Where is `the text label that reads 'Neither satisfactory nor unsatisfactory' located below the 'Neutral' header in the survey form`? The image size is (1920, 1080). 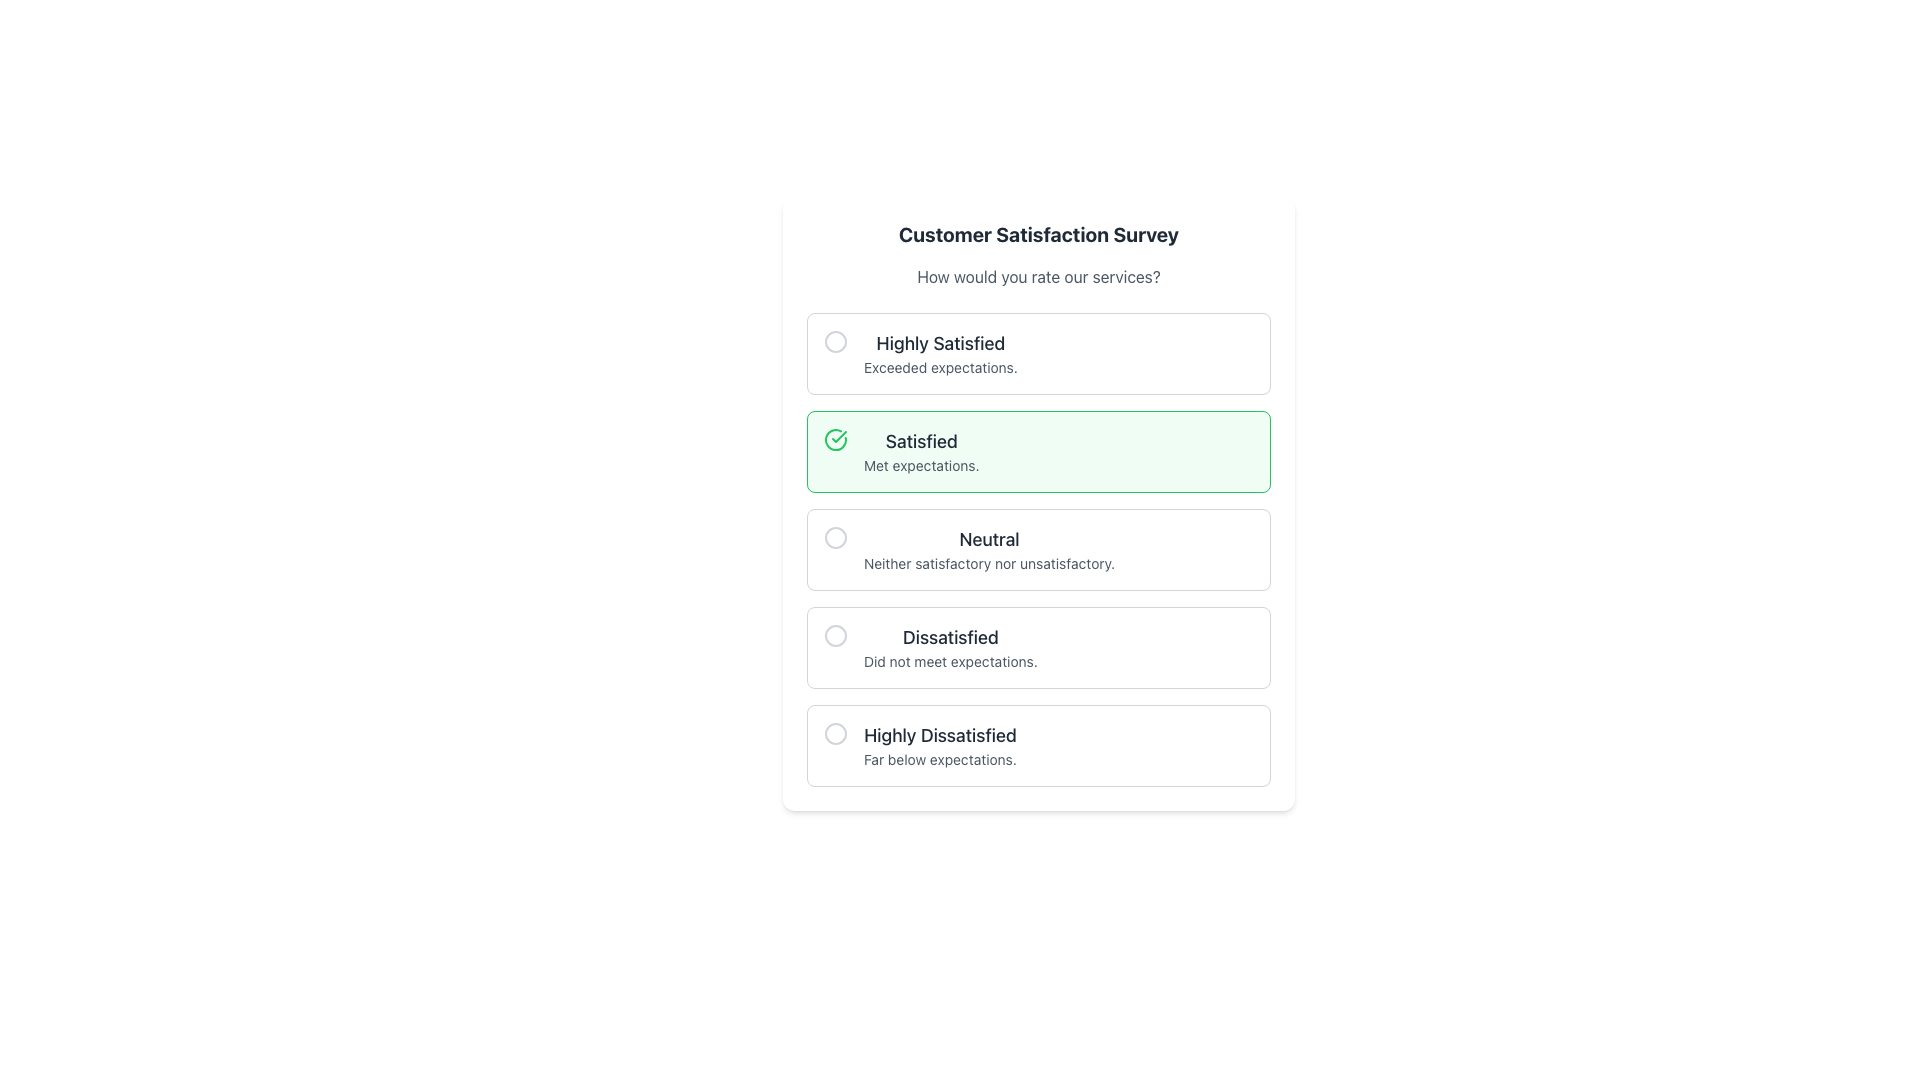
the text label that reads 'Neither satisfactory nor unsatisfactory' located below the 'Neutral' header in the survey form is located at coordinates (989, 563).